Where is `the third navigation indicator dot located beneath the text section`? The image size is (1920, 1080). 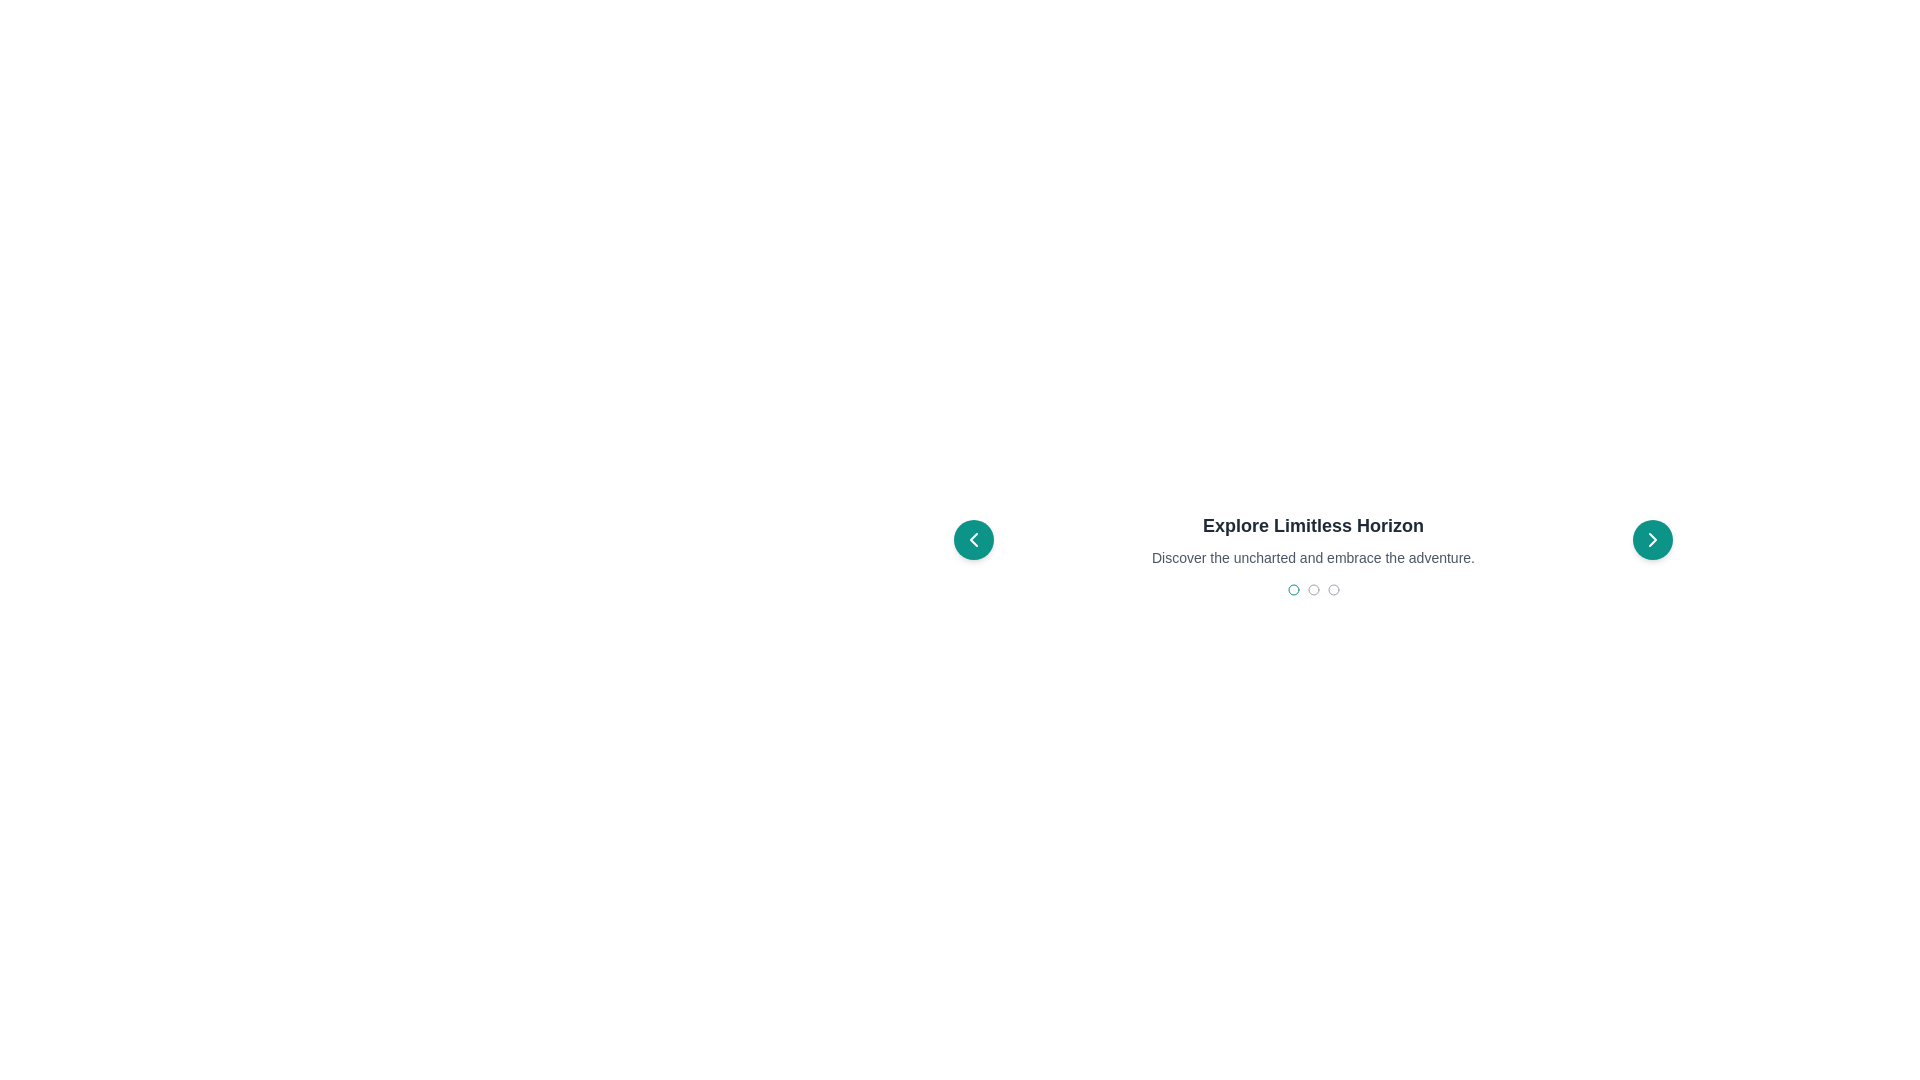 the third navigation indicator dot located beneath the text section is located at coordinates (1333, 589).